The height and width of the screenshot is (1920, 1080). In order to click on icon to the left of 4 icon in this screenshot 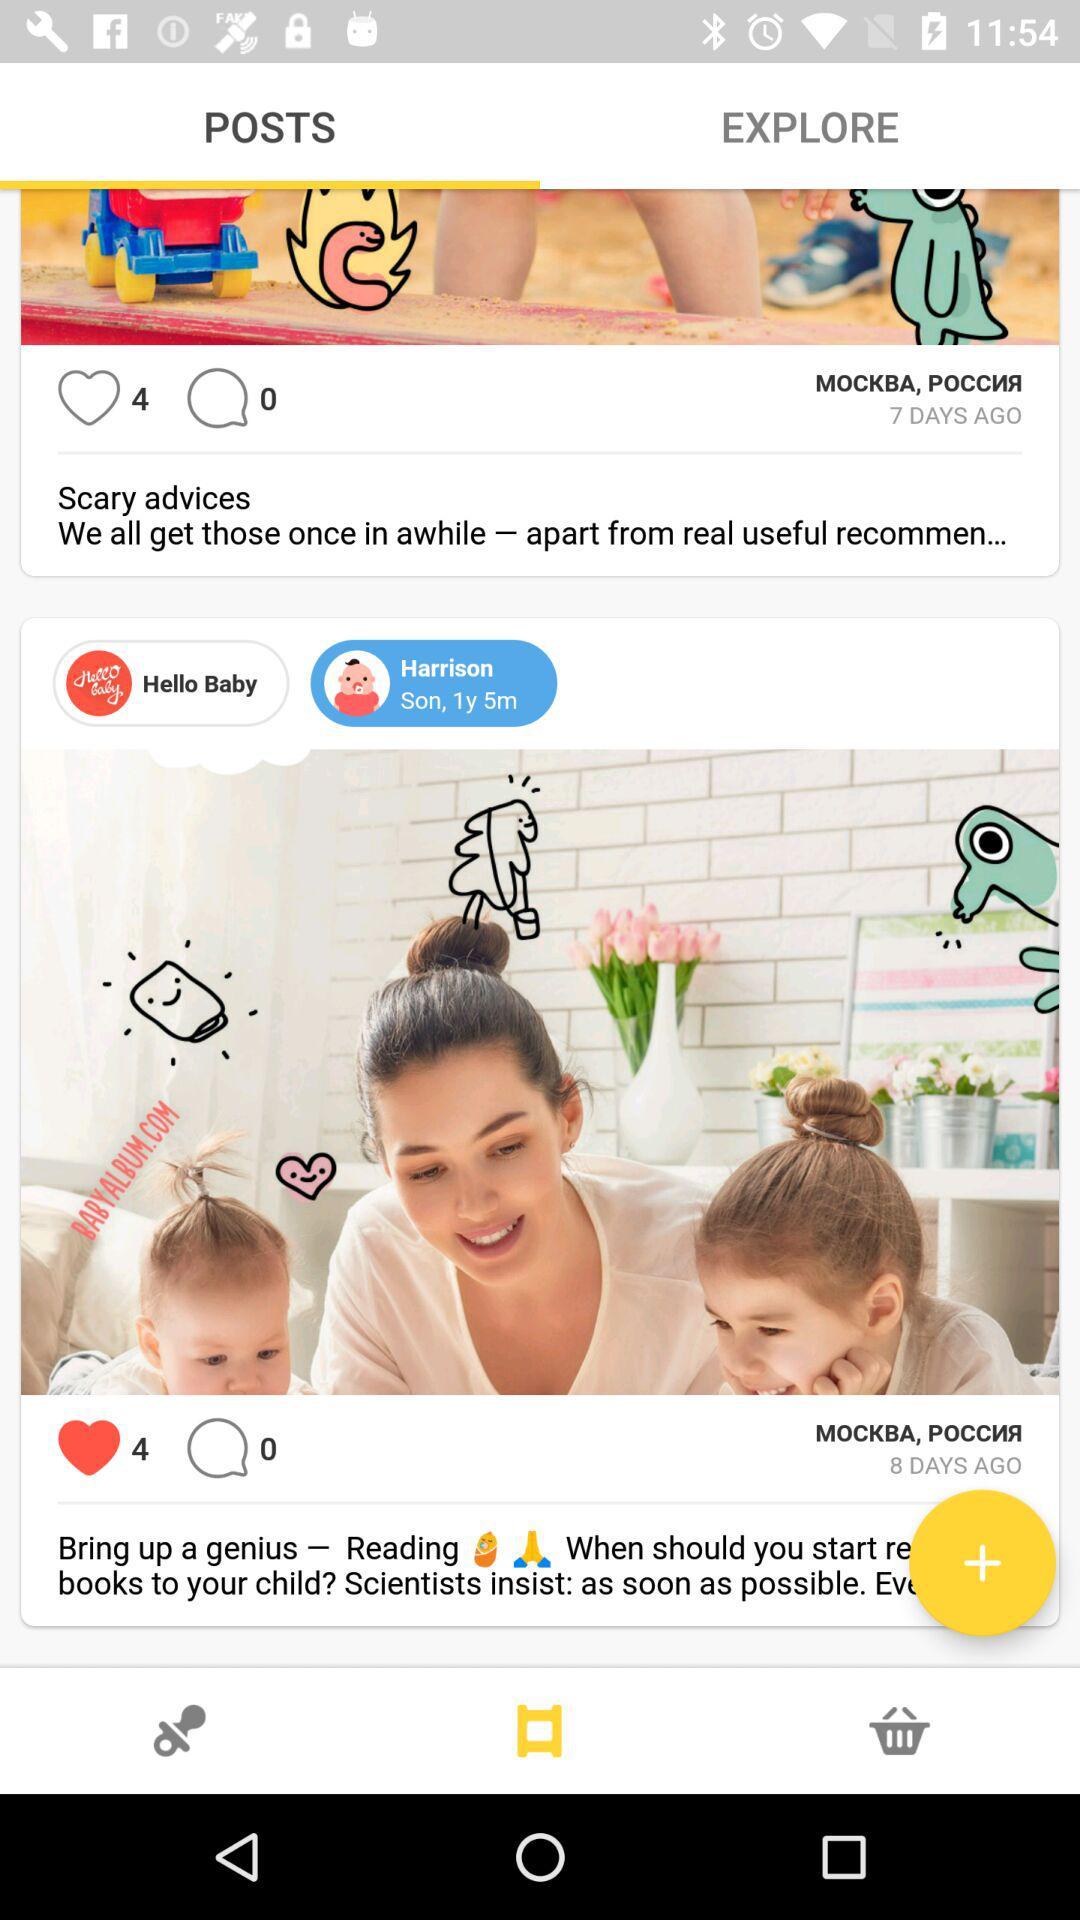, I will do `click(88, 1448)`.